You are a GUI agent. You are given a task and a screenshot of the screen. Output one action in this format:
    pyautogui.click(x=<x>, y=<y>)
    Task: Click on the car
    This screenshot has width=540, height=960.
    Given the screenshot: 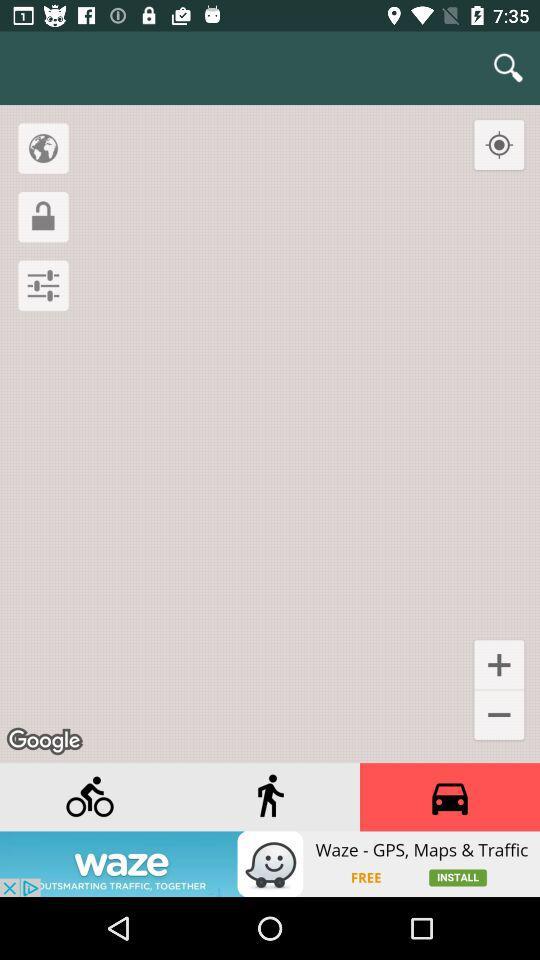 What is the action you would take?
    pyautogui.click(x=449, y=797)
    